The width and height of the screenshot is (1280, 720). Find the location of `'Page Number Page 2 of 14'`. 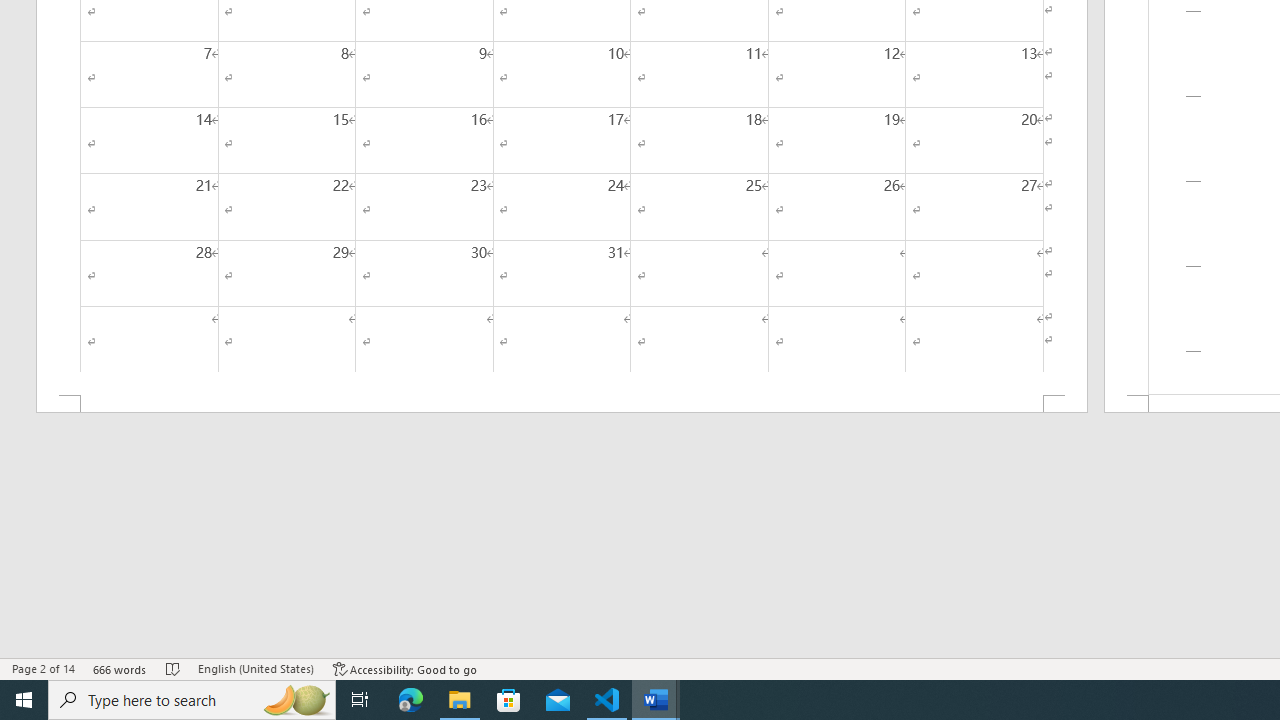

'Page Number Page 2 of 14' is located at coordinates (43, 669).